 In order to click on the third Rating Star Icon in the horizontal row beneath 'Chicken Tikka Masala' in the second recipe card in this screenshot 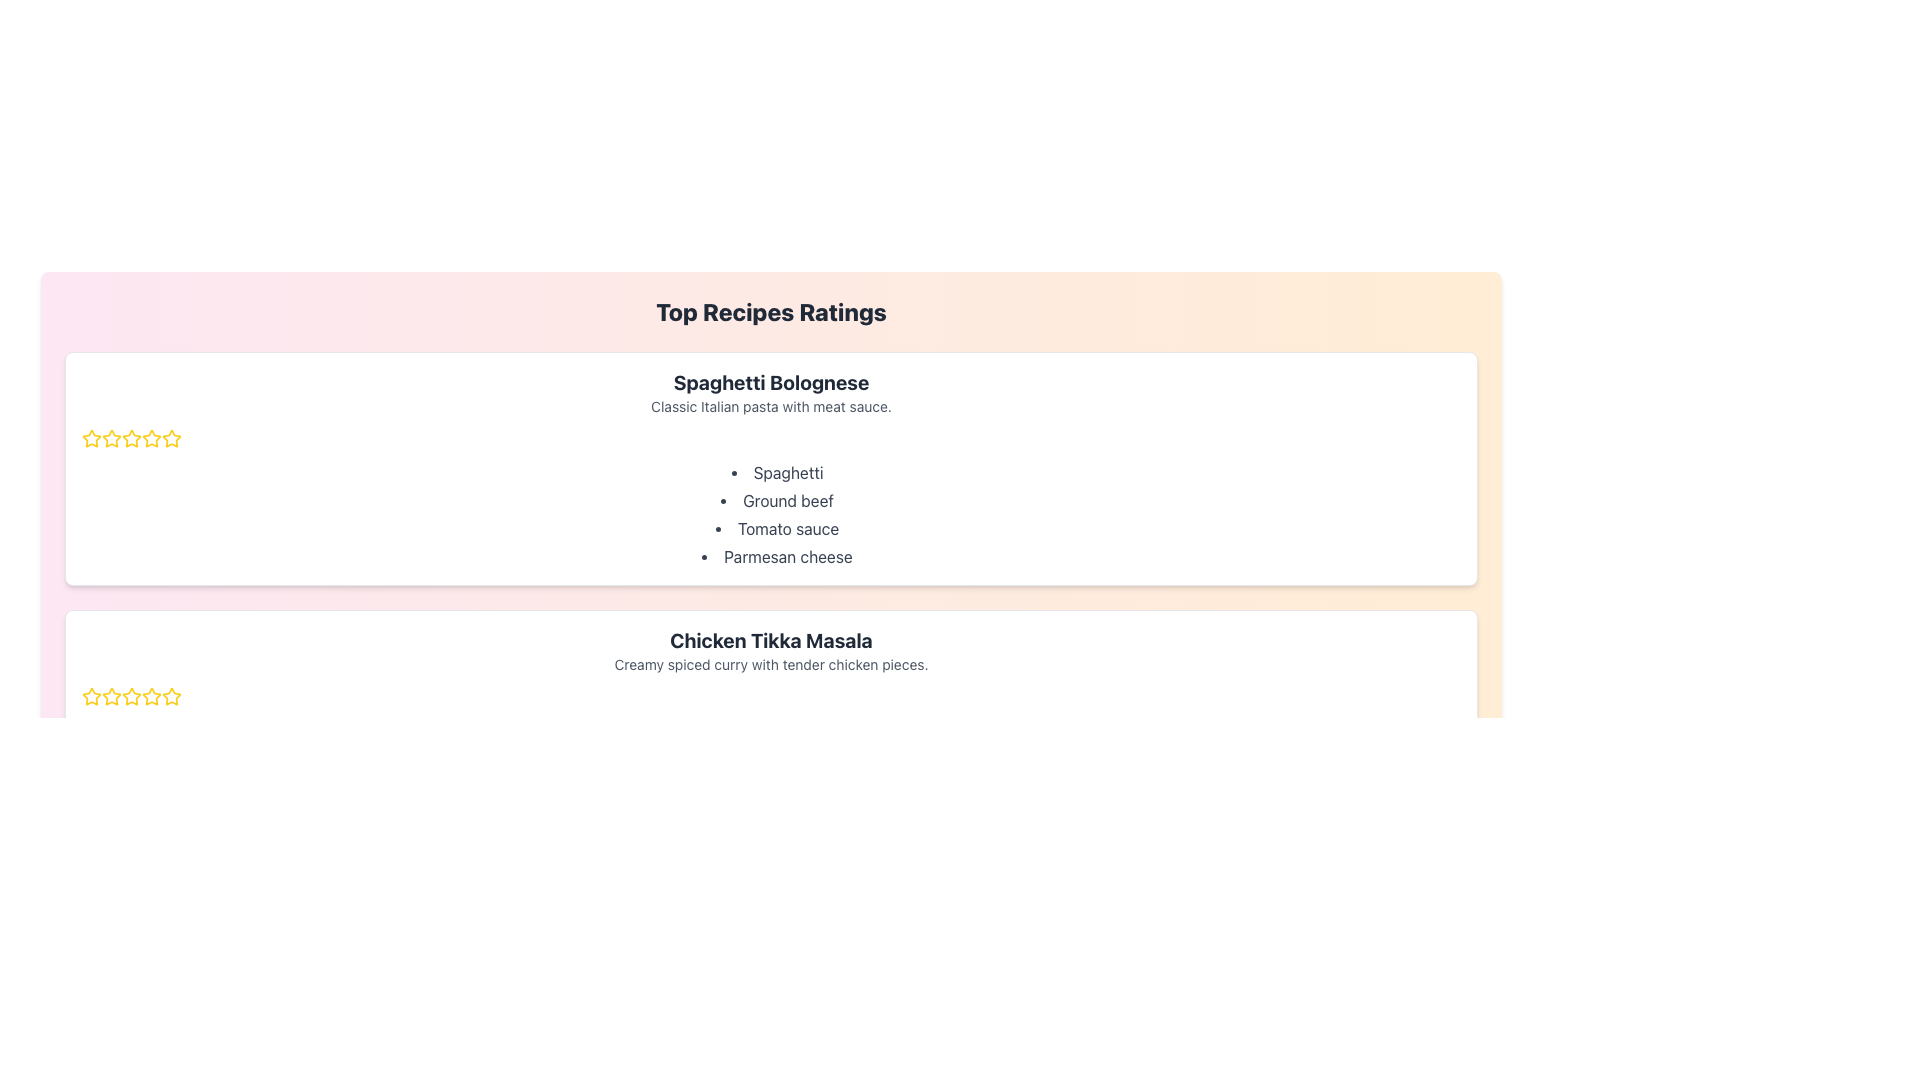, I will do `click(110, 696)`.